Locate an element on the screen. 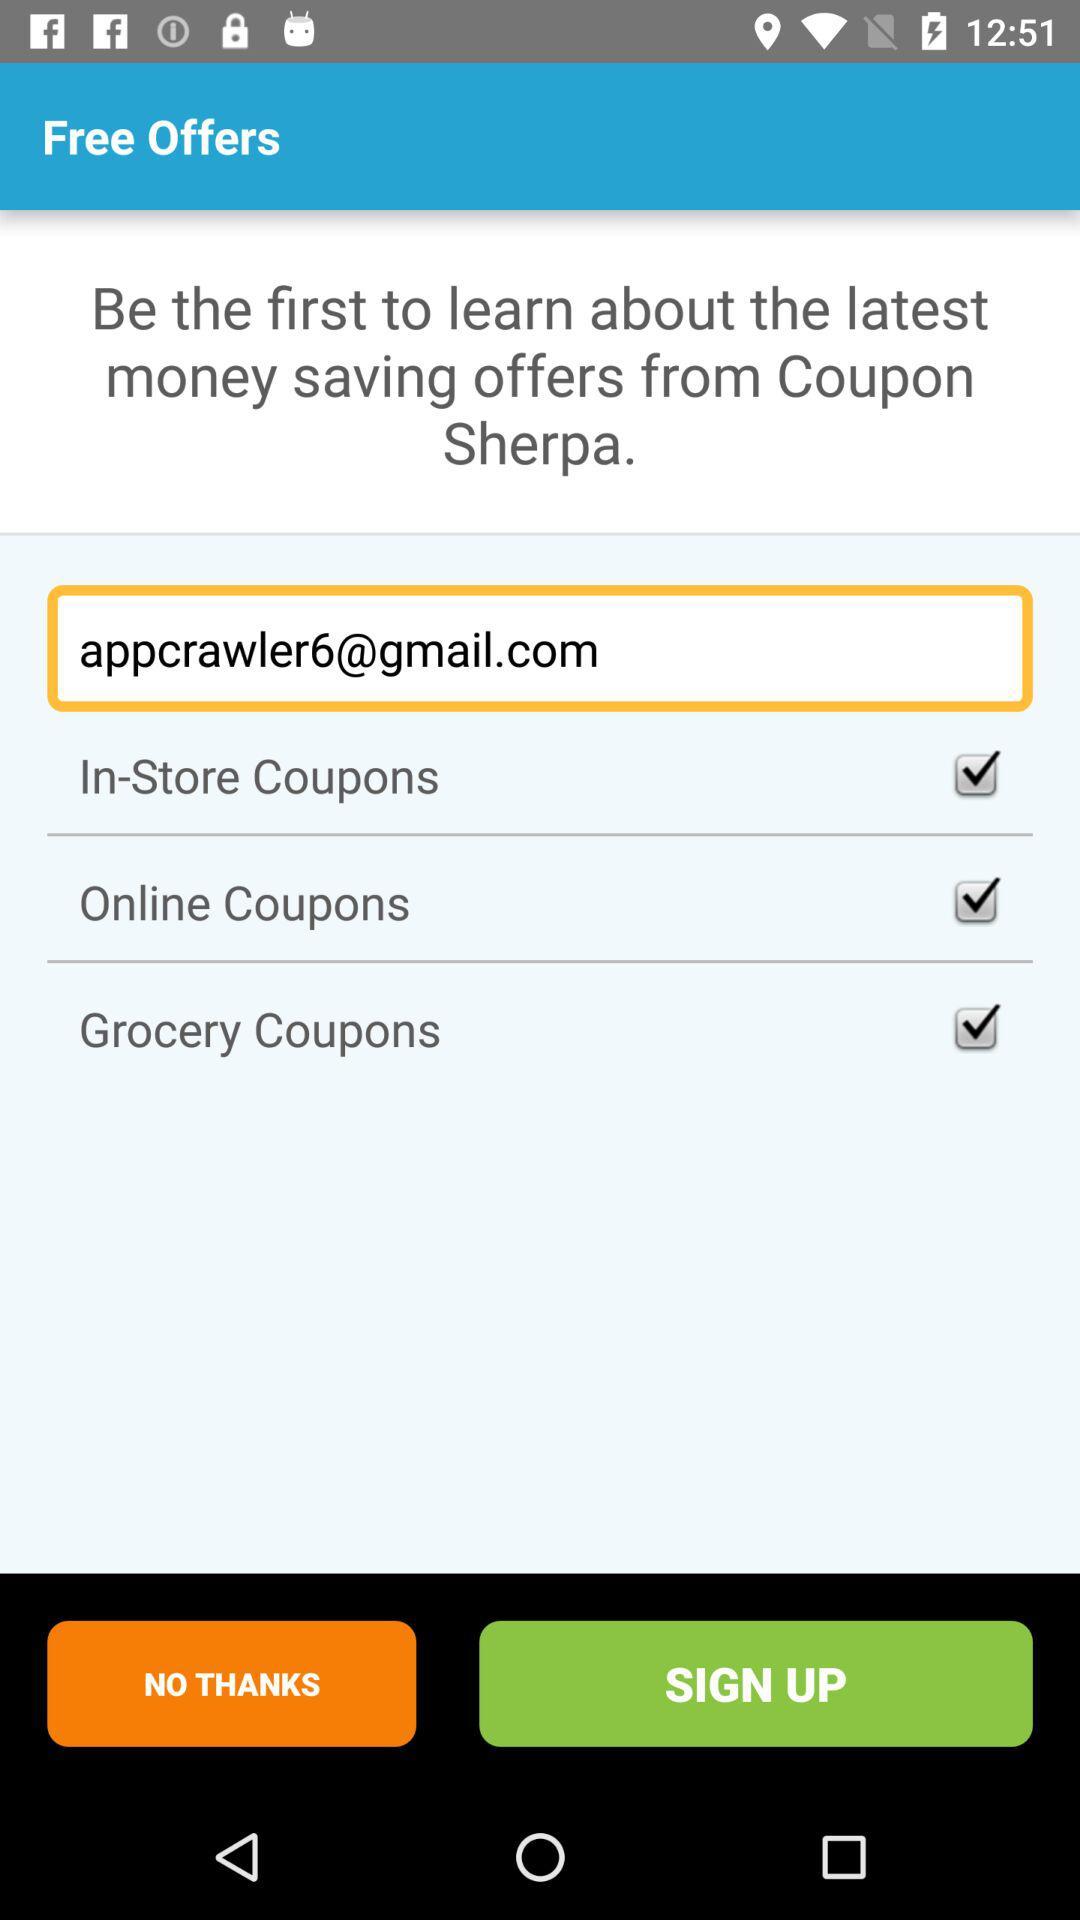 This screenshot has width=1080, height=1920. the item above no thanks is located at coordinates (540, 1028).